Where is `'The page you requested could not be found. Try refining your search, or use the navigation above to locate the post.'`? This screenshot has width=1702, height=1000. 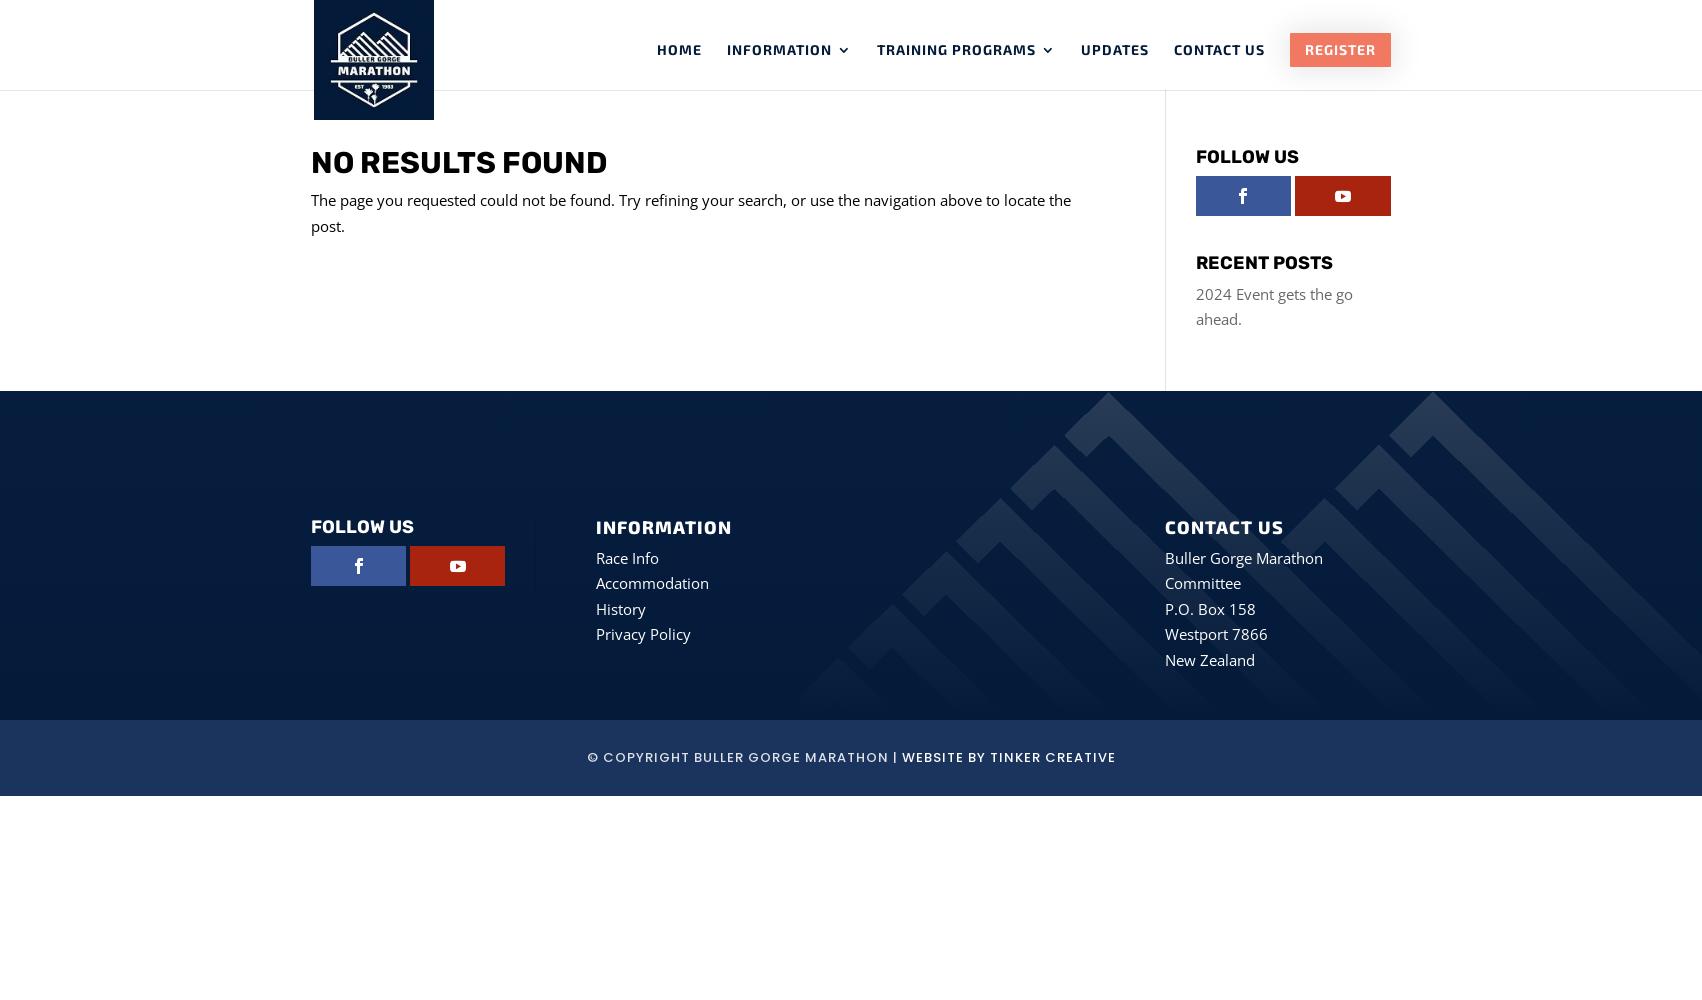
'The page you requested could not be found. Try refining your search, or use the navigation above to locate the post.' is located at coordinates (310, 211).